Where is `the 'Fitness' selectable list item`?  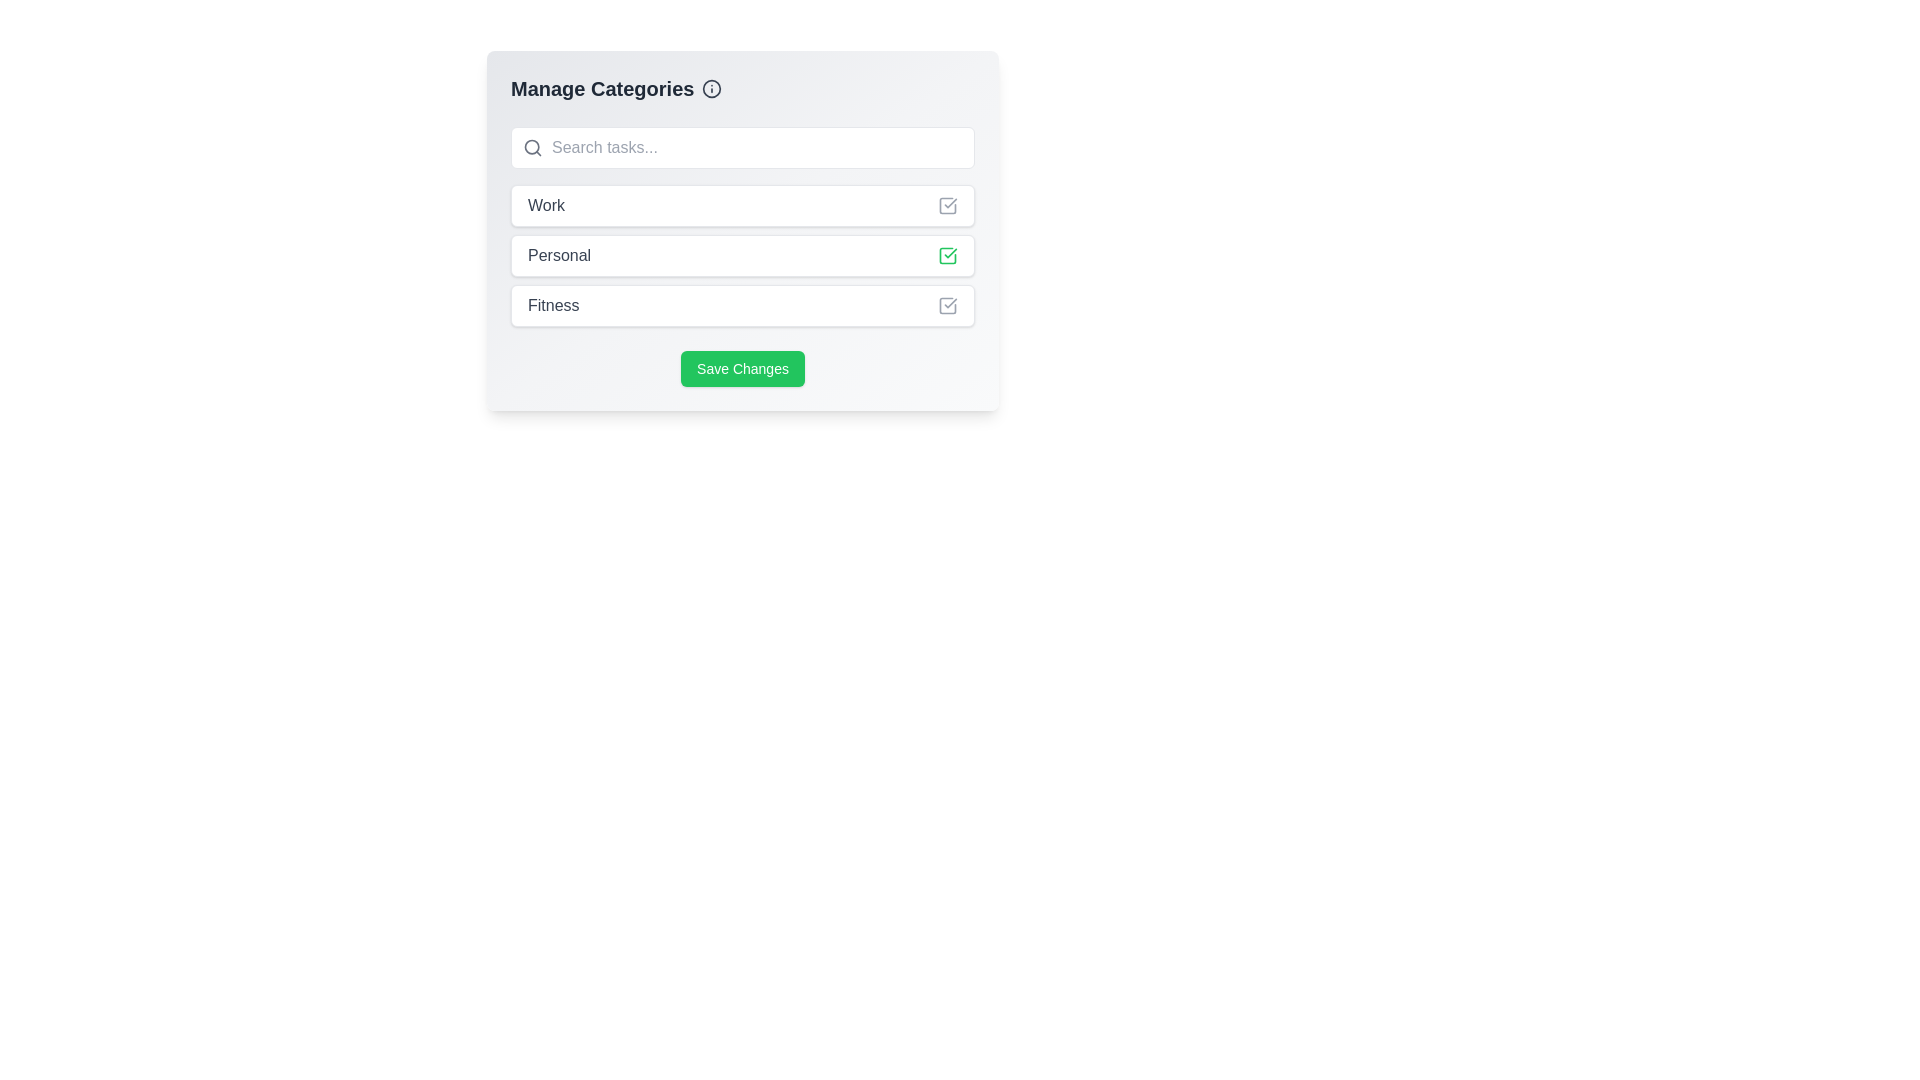 the 'Fitness' selectable list item is located at coordinates (742, 305).